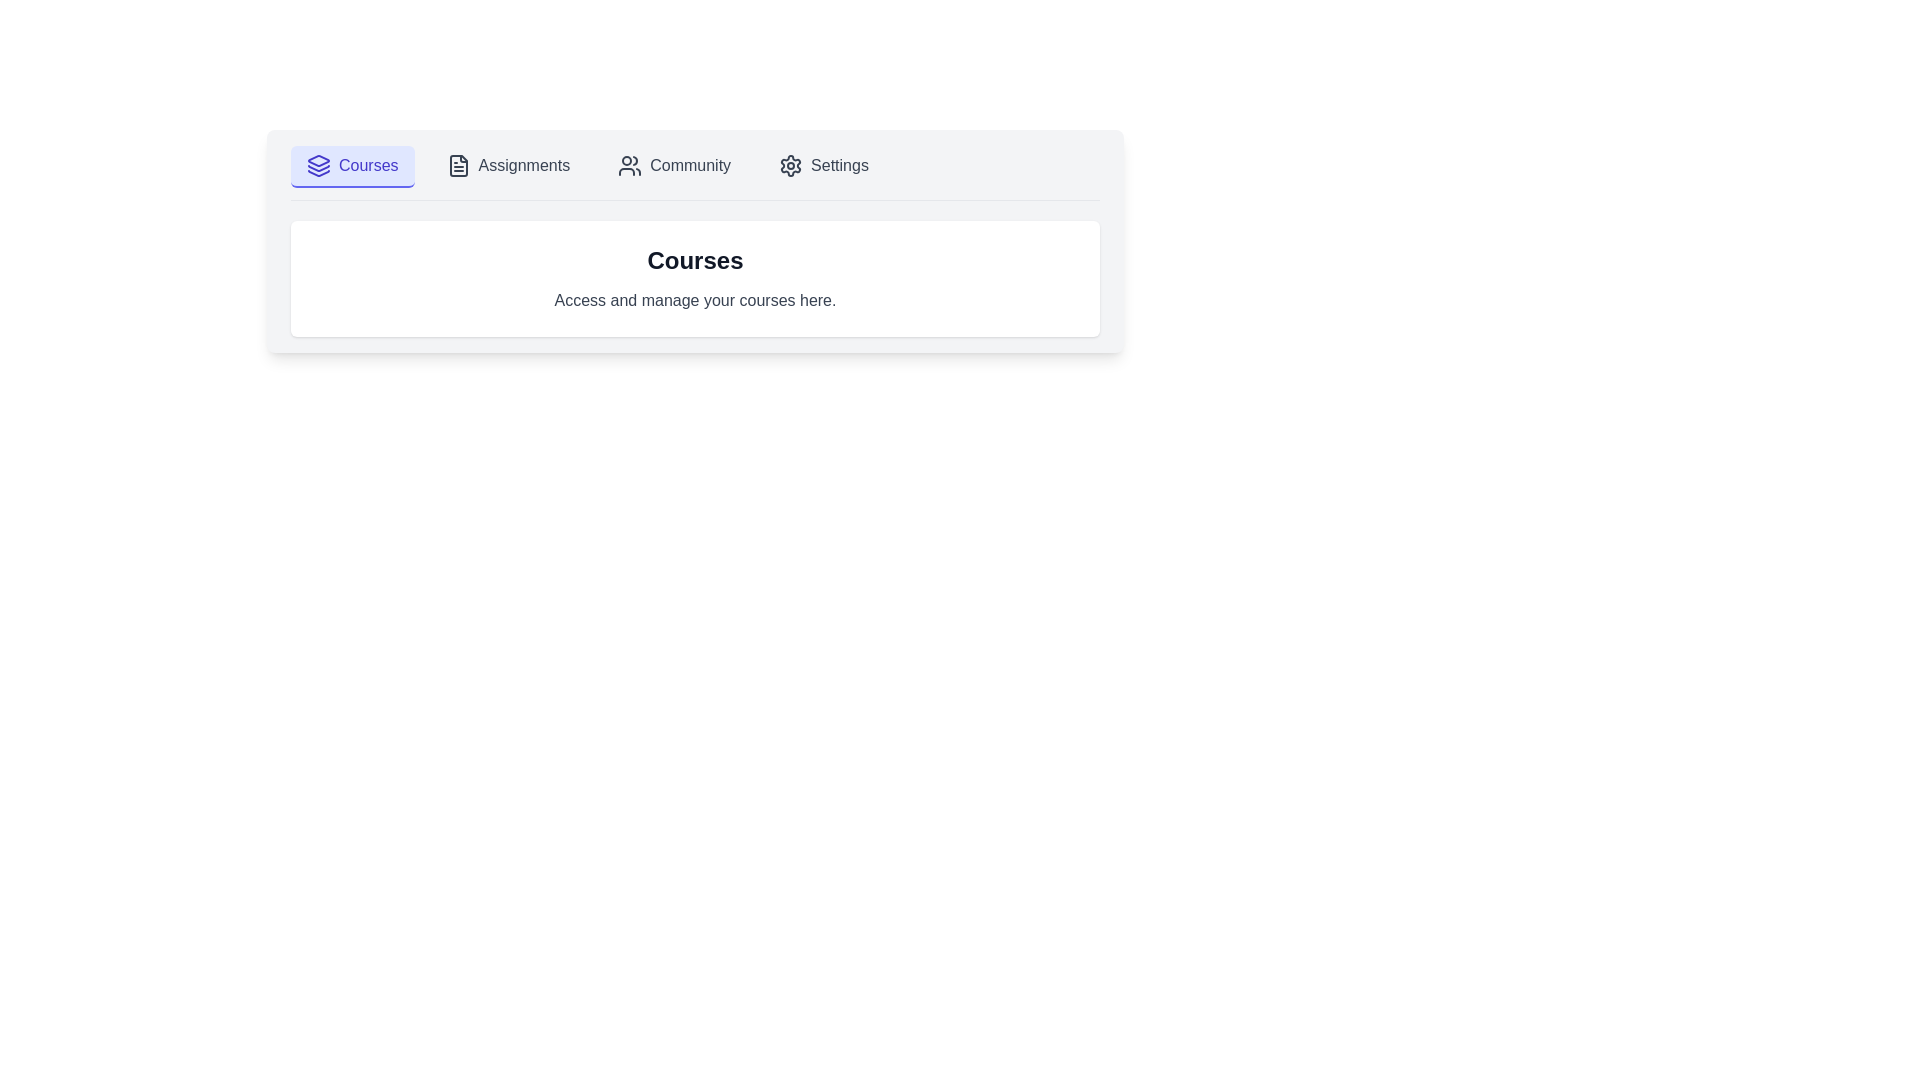 This screenshot has width=1920, height=1080. I want to click on the bold heading text 'Courses' in black, prominently displayed at the top-center of the card's content area, so click(695, 260).